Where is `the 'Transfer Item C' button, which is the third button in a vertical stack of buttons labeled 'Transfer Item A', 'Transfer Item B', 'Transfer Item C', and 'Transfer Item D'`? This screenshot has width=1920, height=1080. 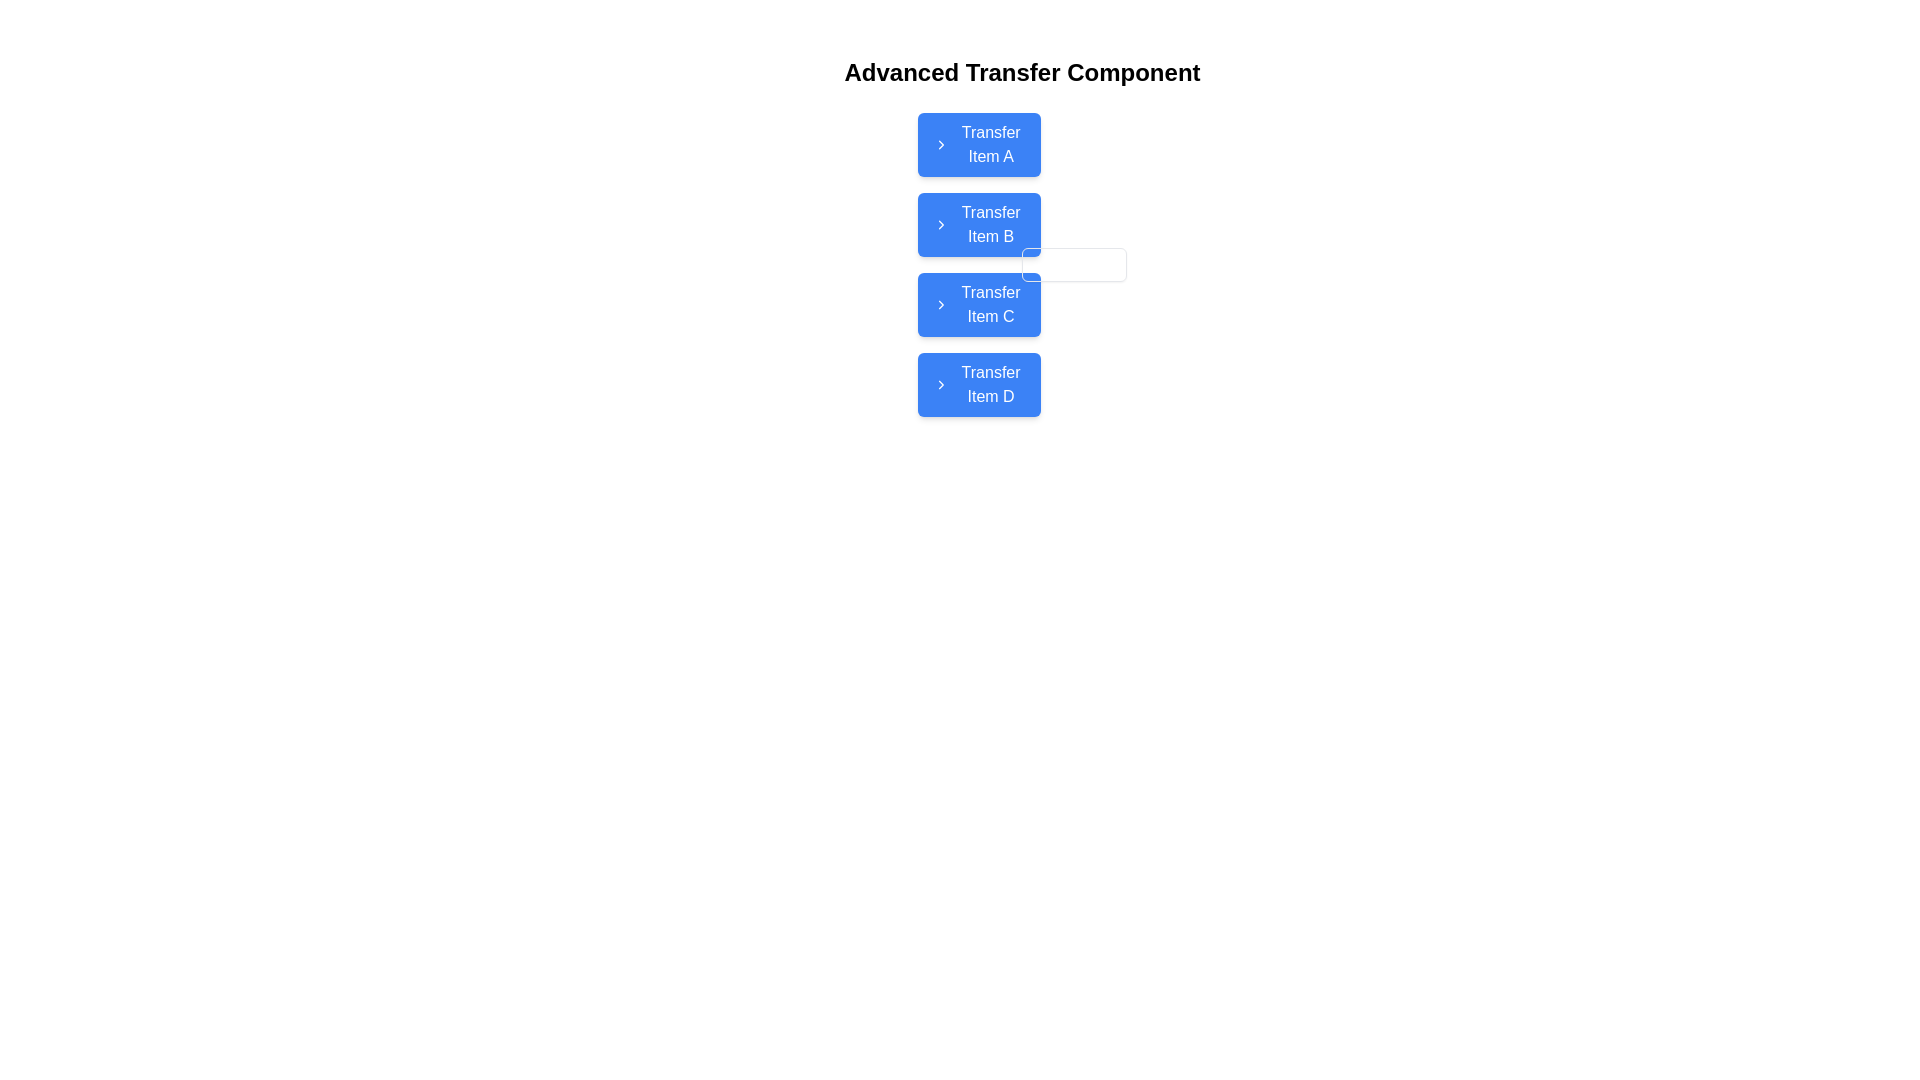
the 'Transfer Item C' button, which is the third button in a vertical stack of buttons labeled 'Transfer Item A', 'Transfer Item B', 'Transfer Item C', and 'Transfer Item D' is located at coordinates (979, 304).